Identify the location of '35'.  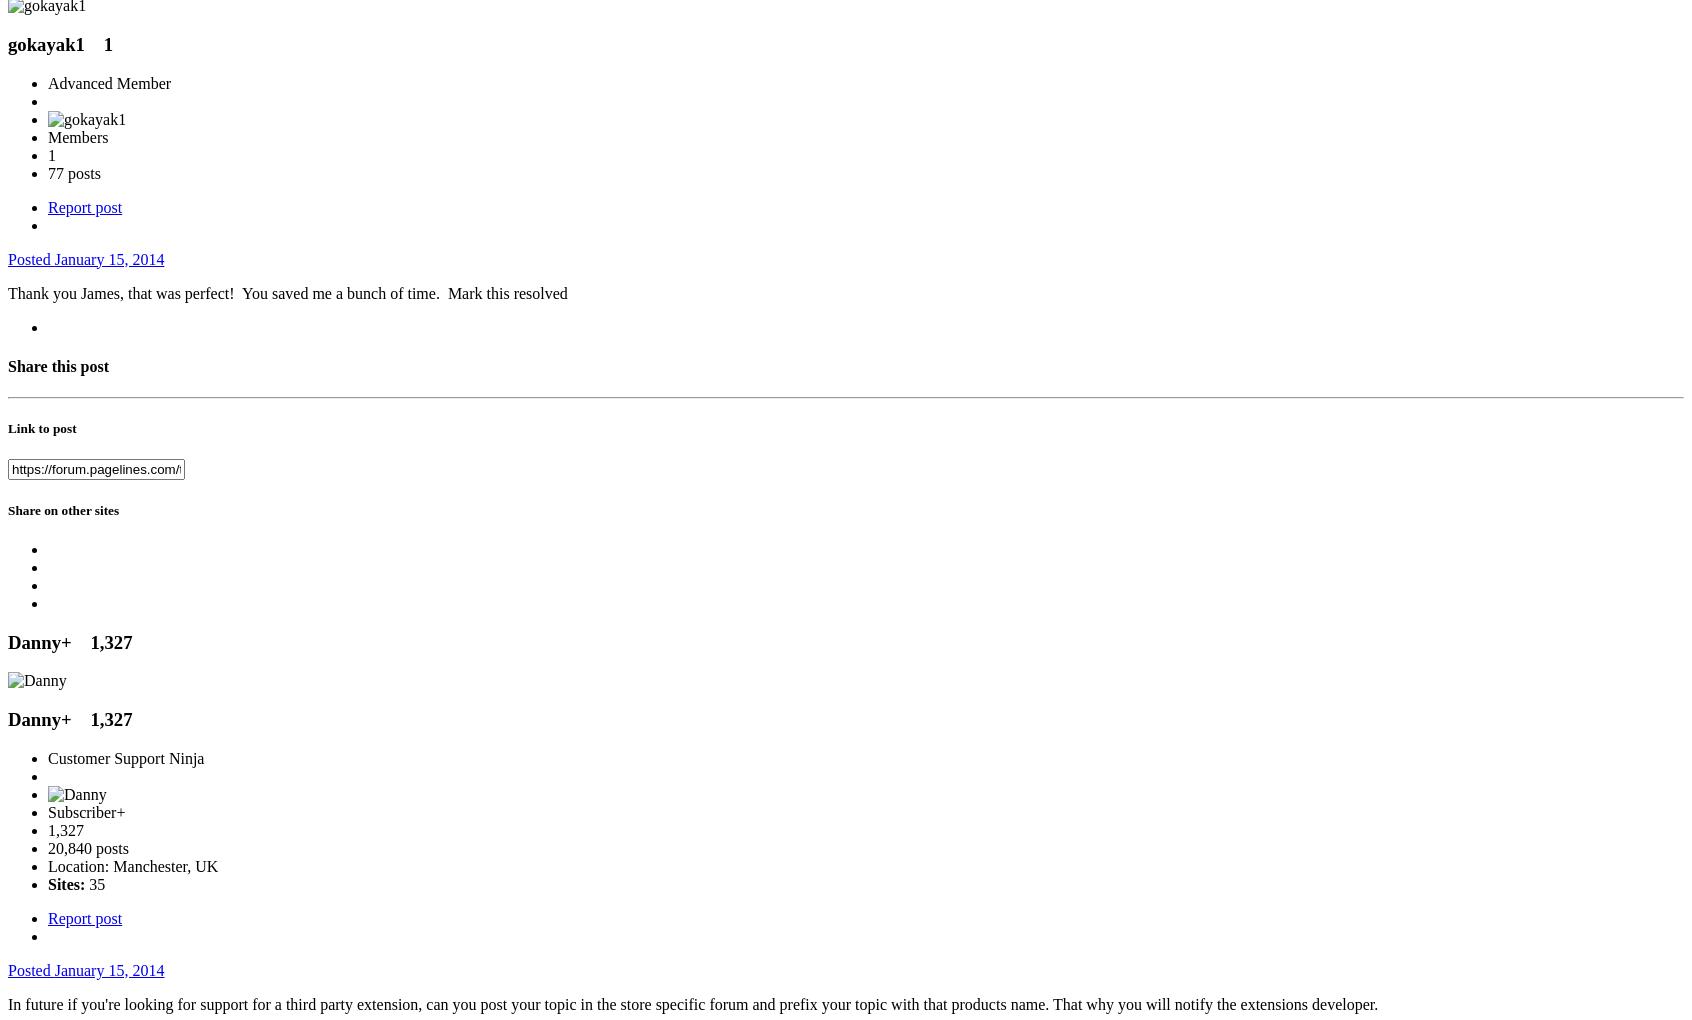
(94, 882).